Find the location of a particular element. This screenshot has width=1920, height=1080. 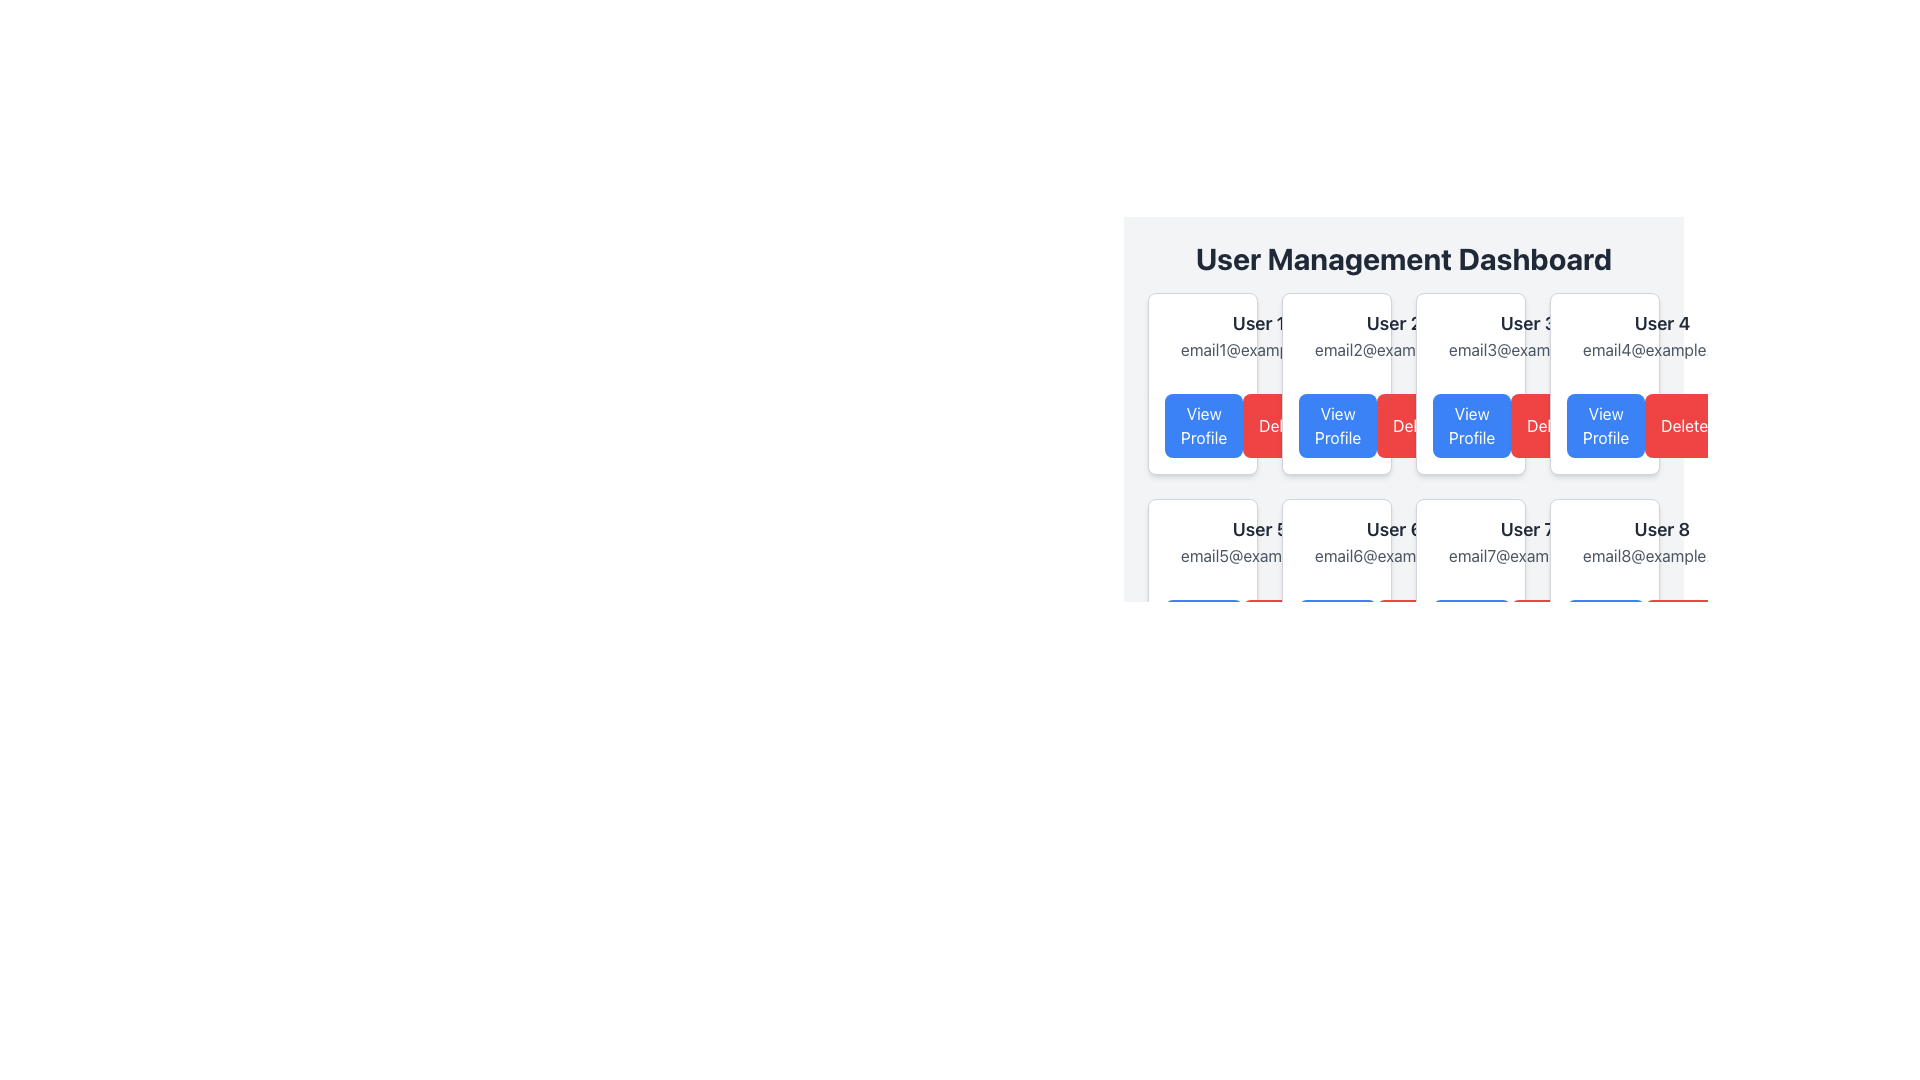

the text label displaying 'User 1', which is positioned at the top section of the user information card above the email address in the user management dashboard is located at coordinates (1257, 323).